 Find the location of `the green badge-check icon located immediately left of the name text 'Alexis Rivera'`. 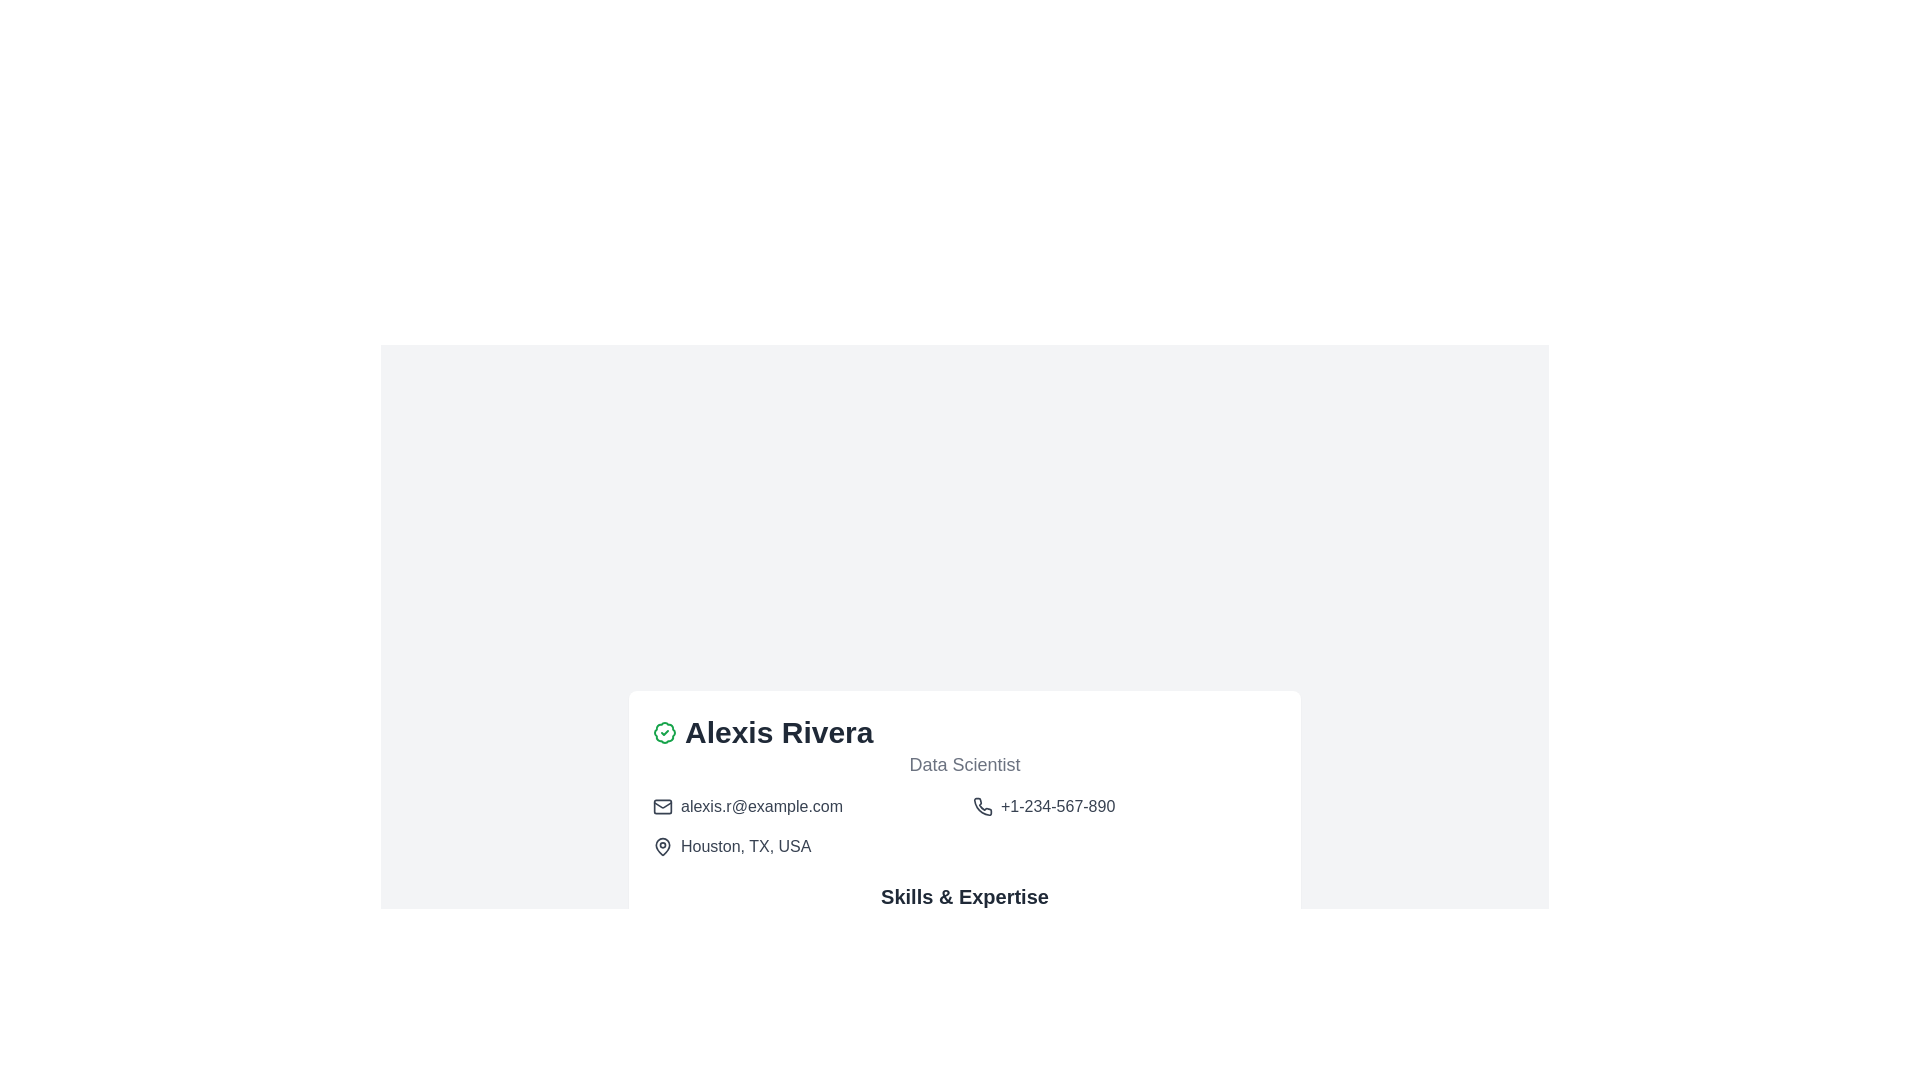

the green badge-check icon located immediately left of the name text 'Alexis Rivera' is located at coordinates (665, 732).